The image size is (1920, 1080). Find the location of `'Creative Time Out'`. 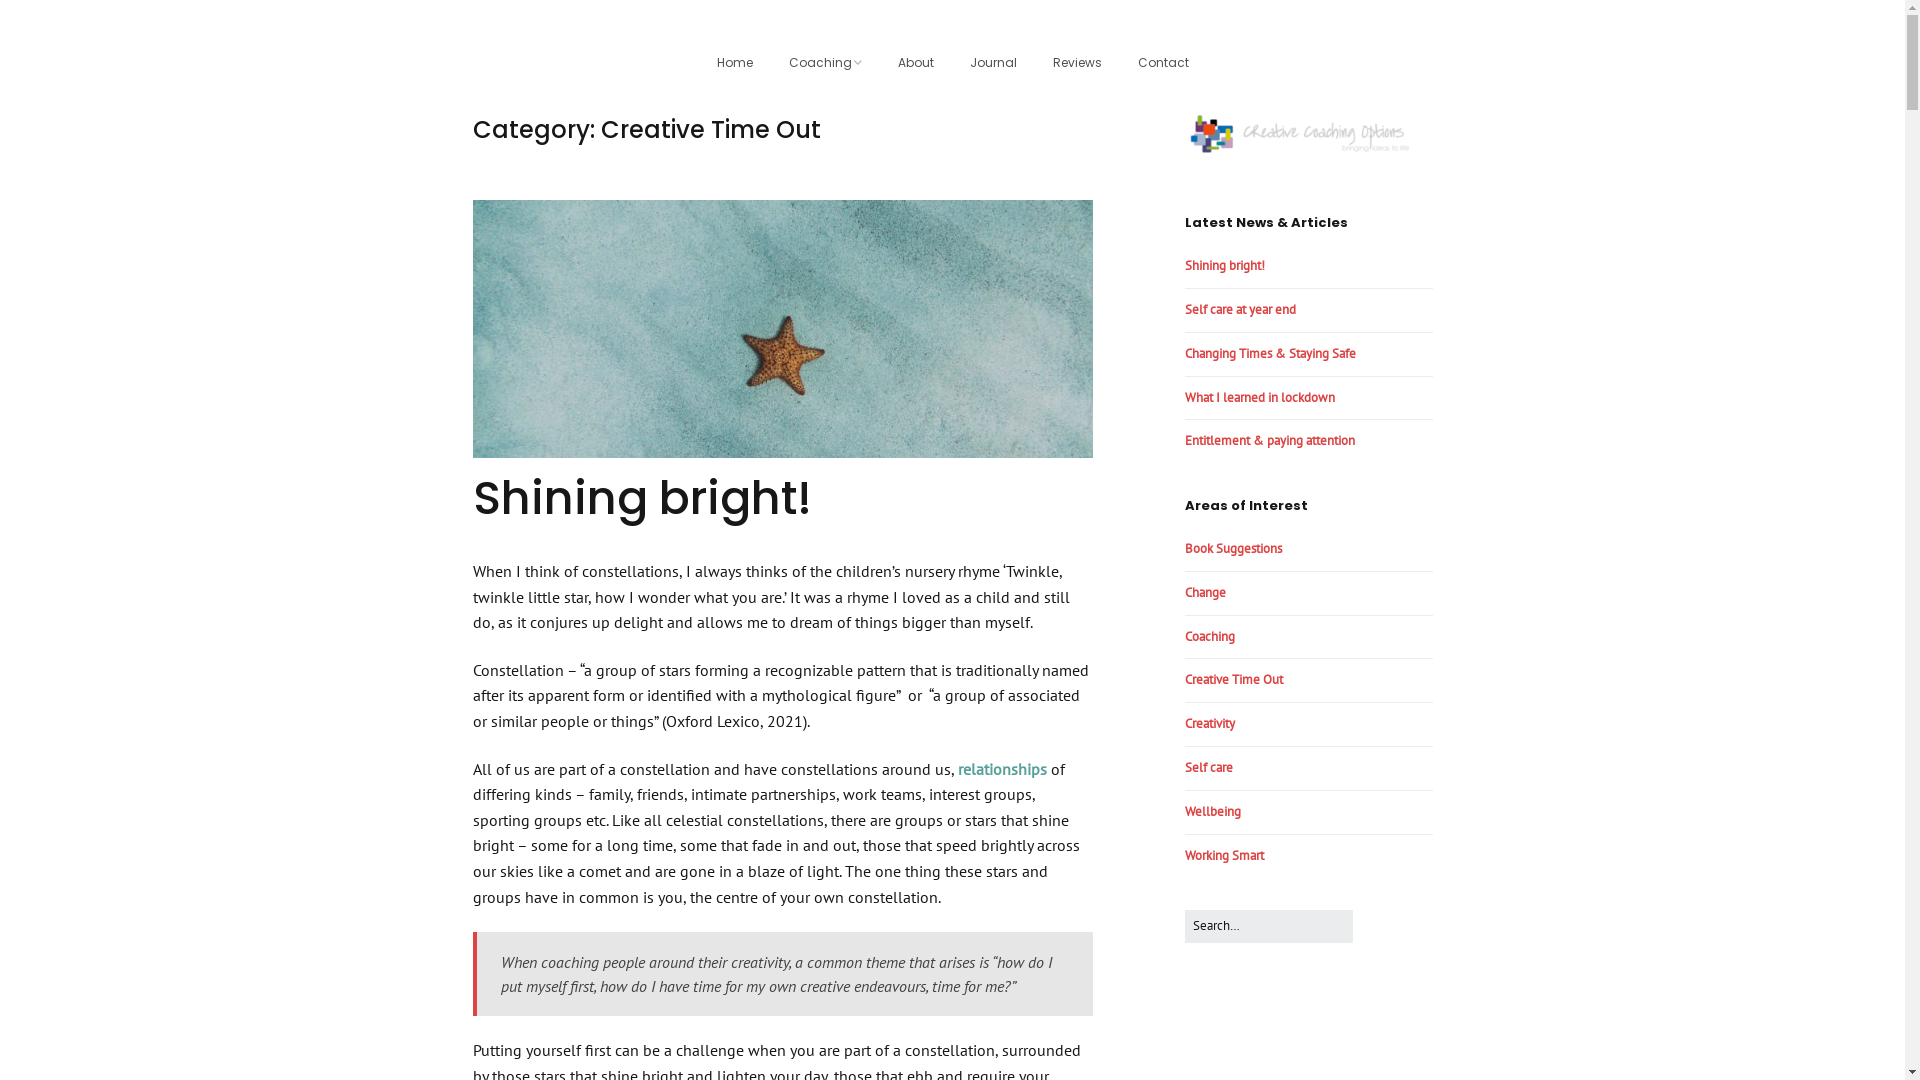

'Creative Time Out' is located at coordinates (1232, 678).